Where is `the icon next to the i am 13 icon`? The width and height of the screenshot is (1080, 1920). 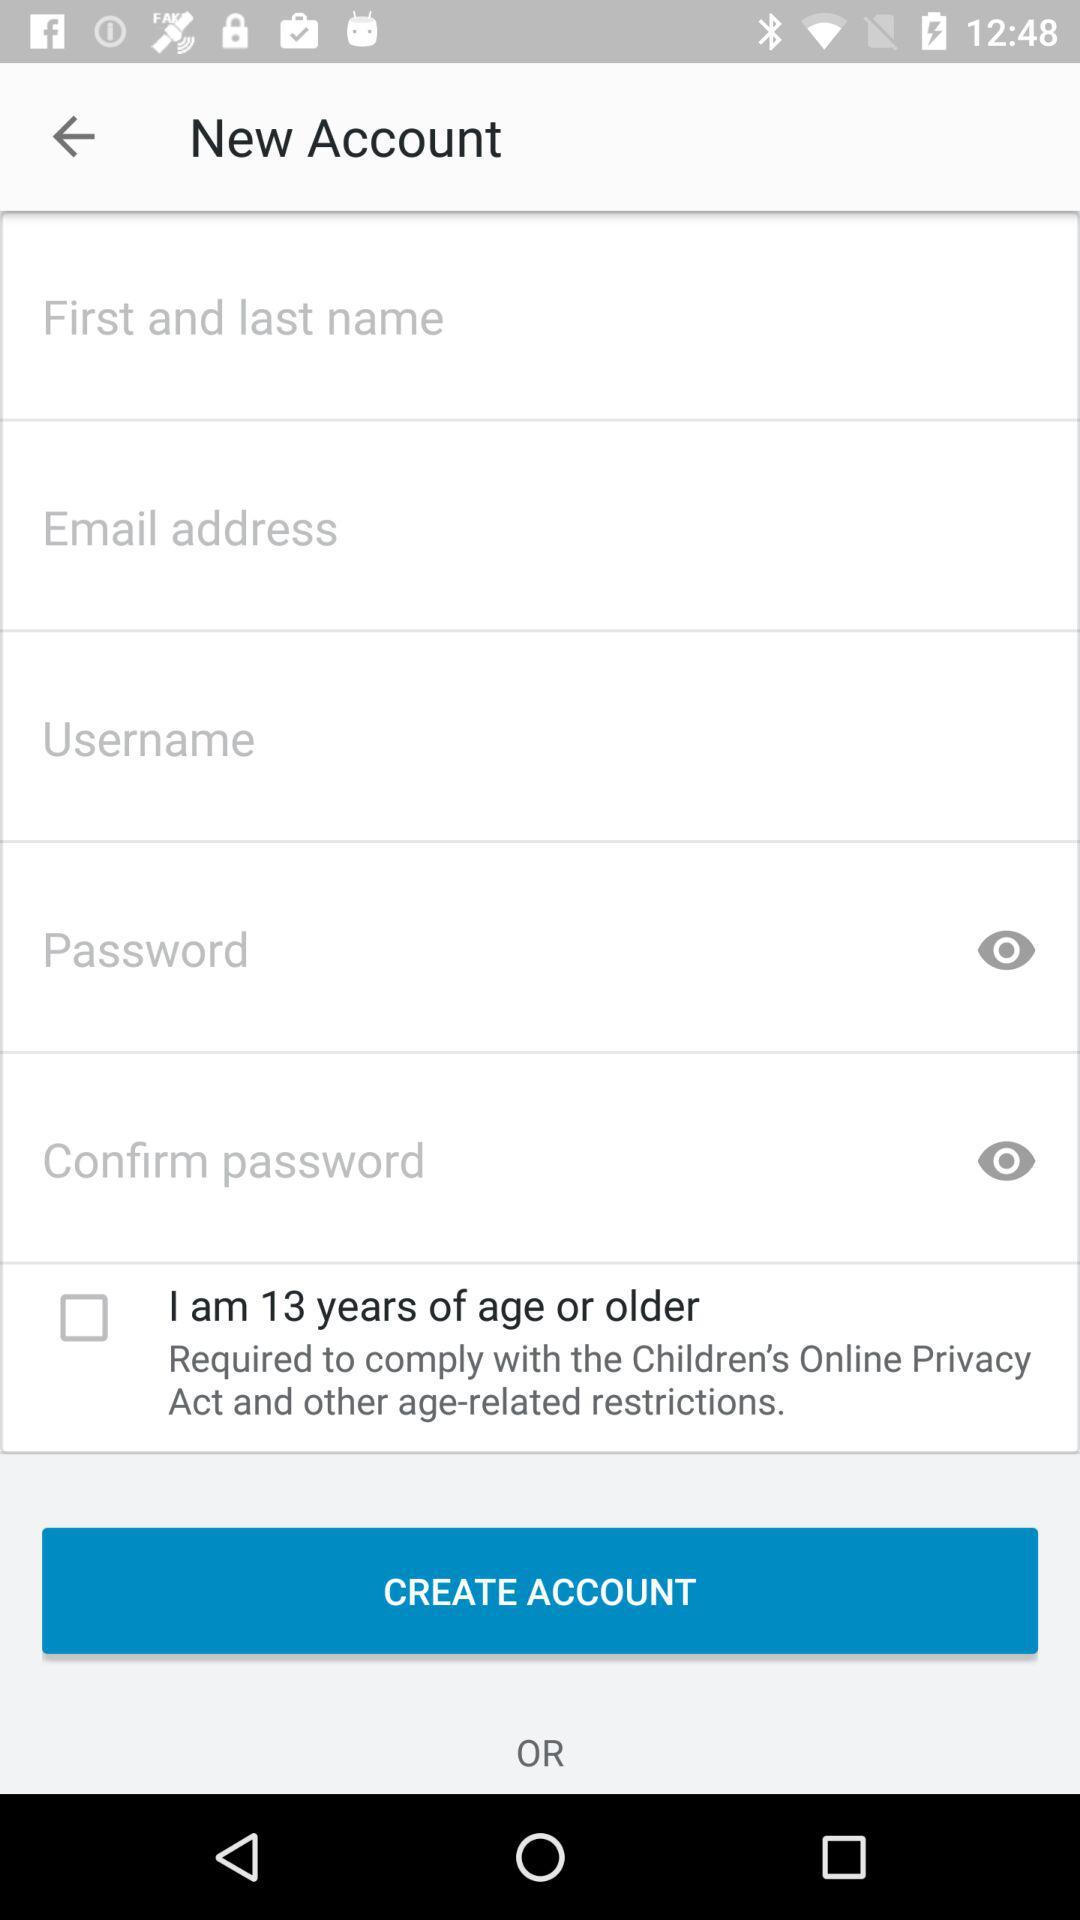 the icon next to the i am 13 icon is located at coordinates (83, 1317).